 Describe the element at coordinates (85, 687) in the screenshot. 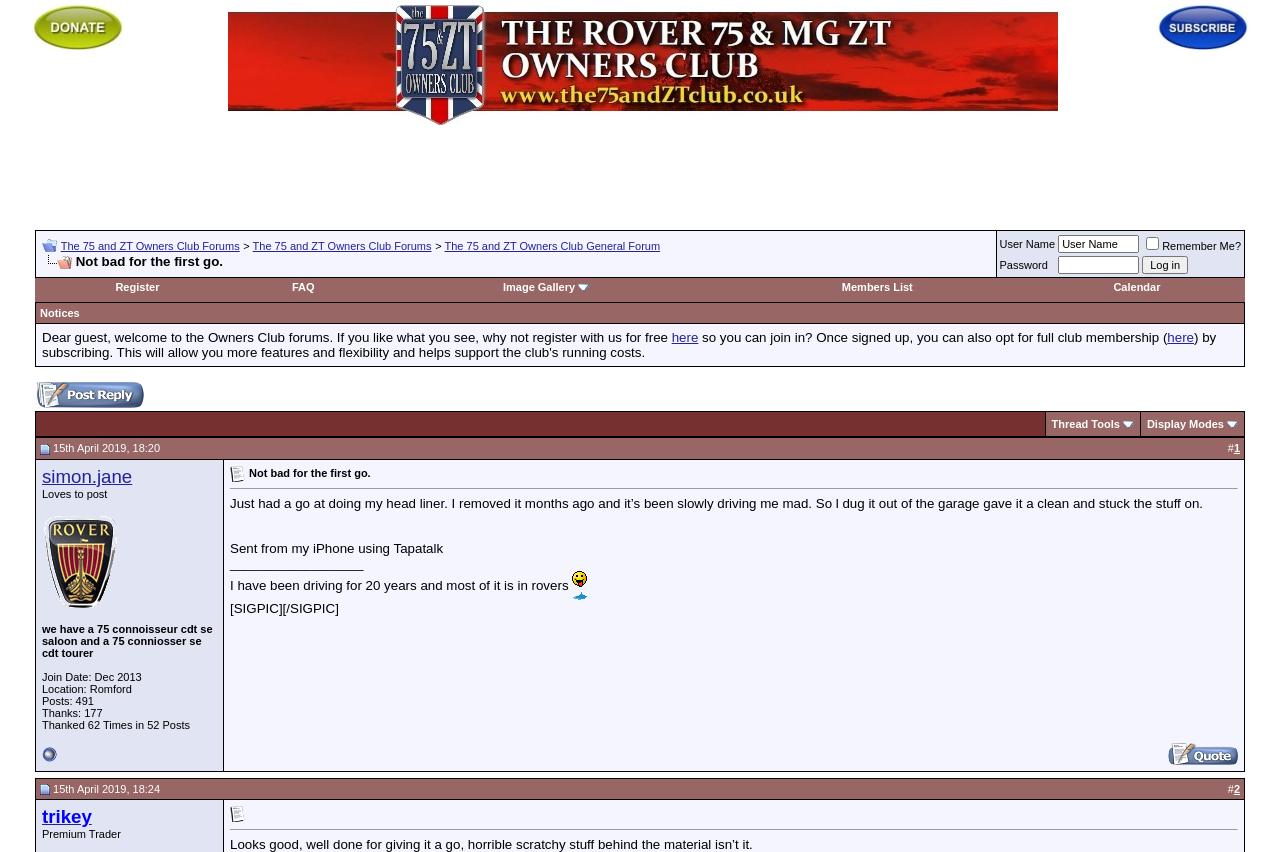

I see `'Location: Romford'` at that location.